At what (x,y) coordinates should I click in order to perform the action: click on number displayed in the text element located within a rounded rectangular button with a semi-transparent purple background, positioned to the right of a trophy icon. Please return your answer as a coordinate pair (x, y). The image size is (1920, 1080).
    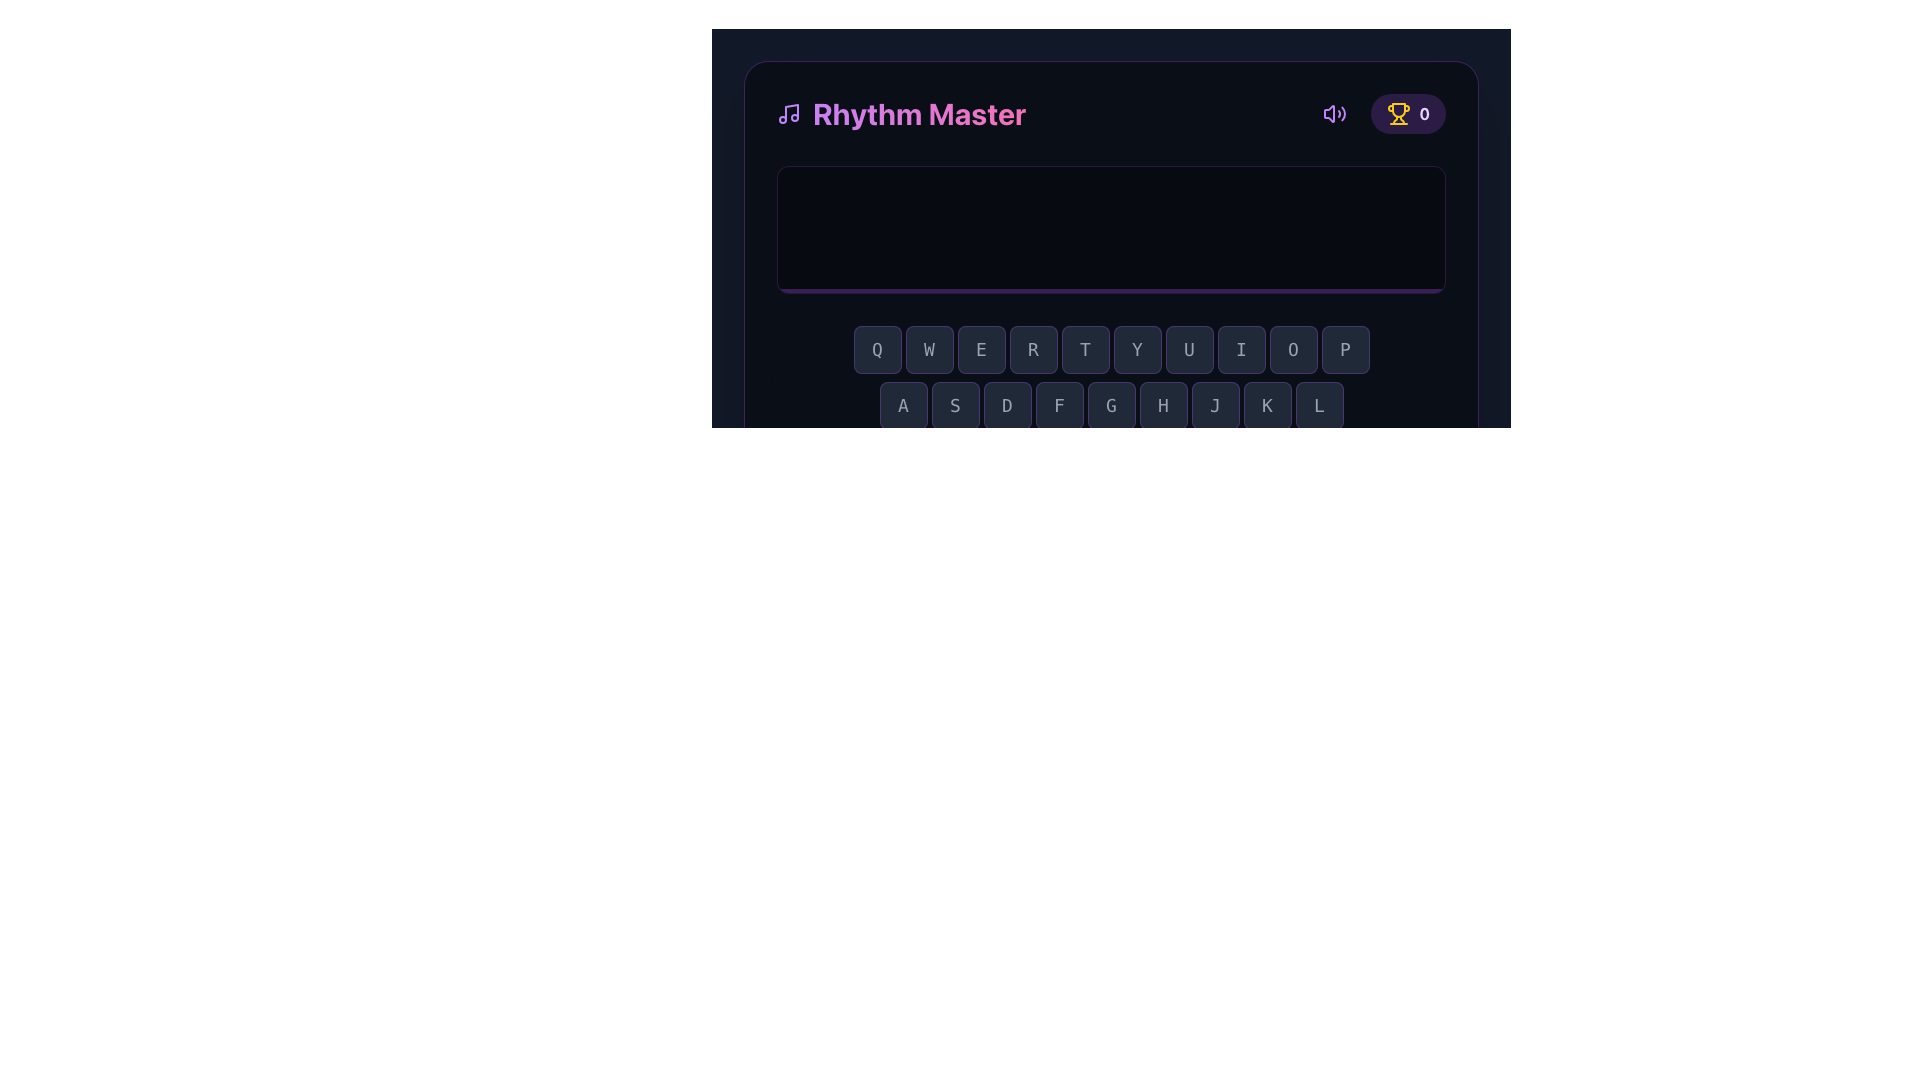
    Looking at the image, I should click on (1423, 114).